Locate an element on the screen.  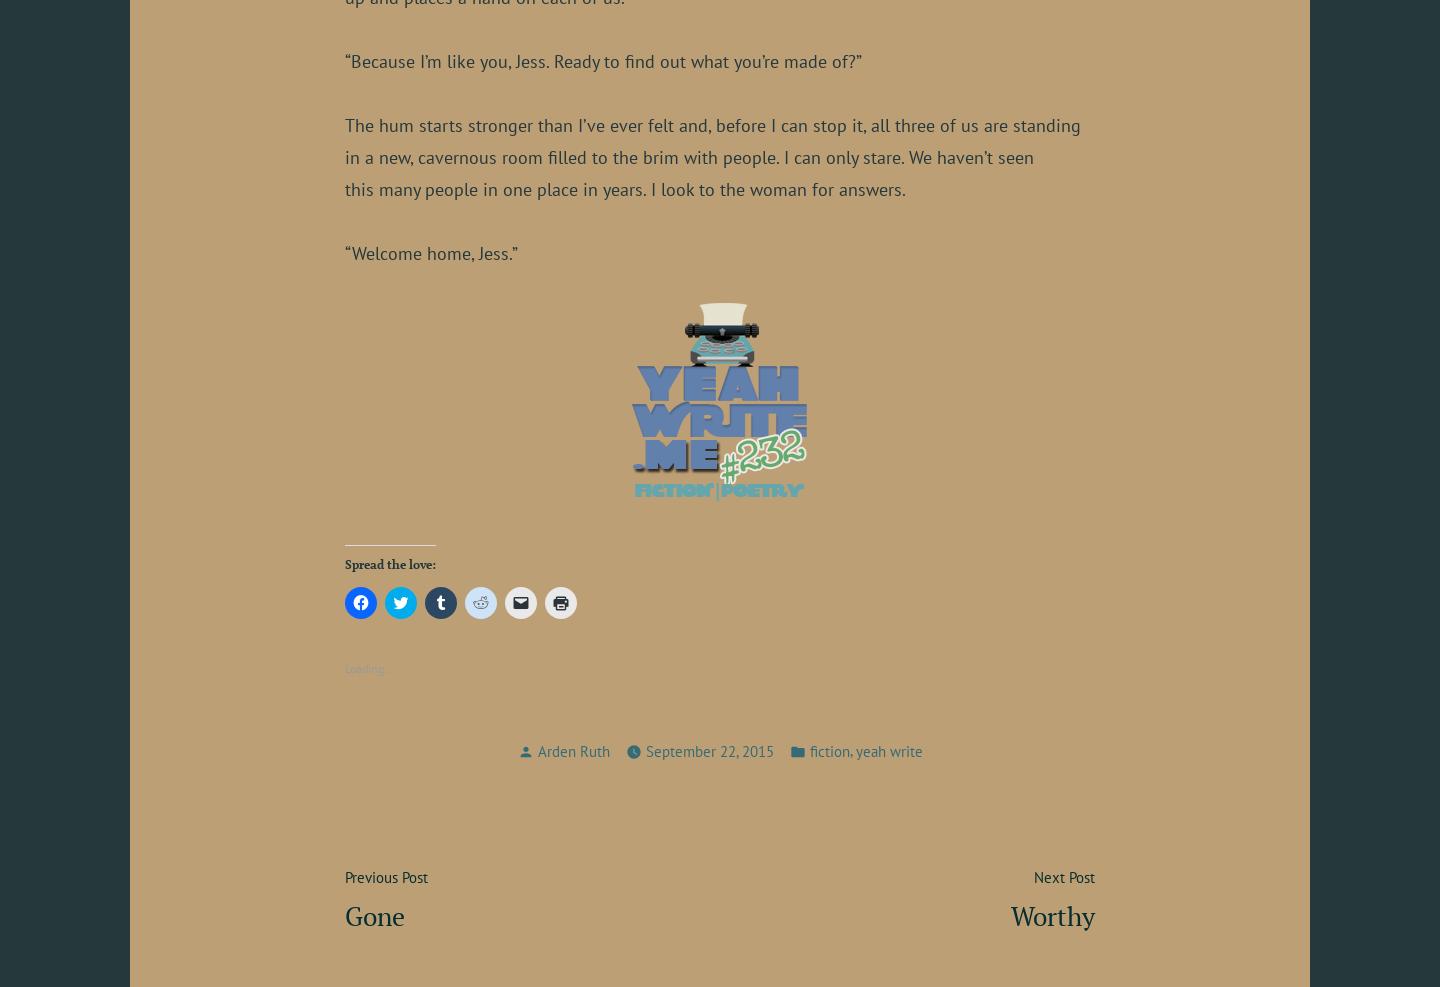
',' is located at coordinates (851, 748).